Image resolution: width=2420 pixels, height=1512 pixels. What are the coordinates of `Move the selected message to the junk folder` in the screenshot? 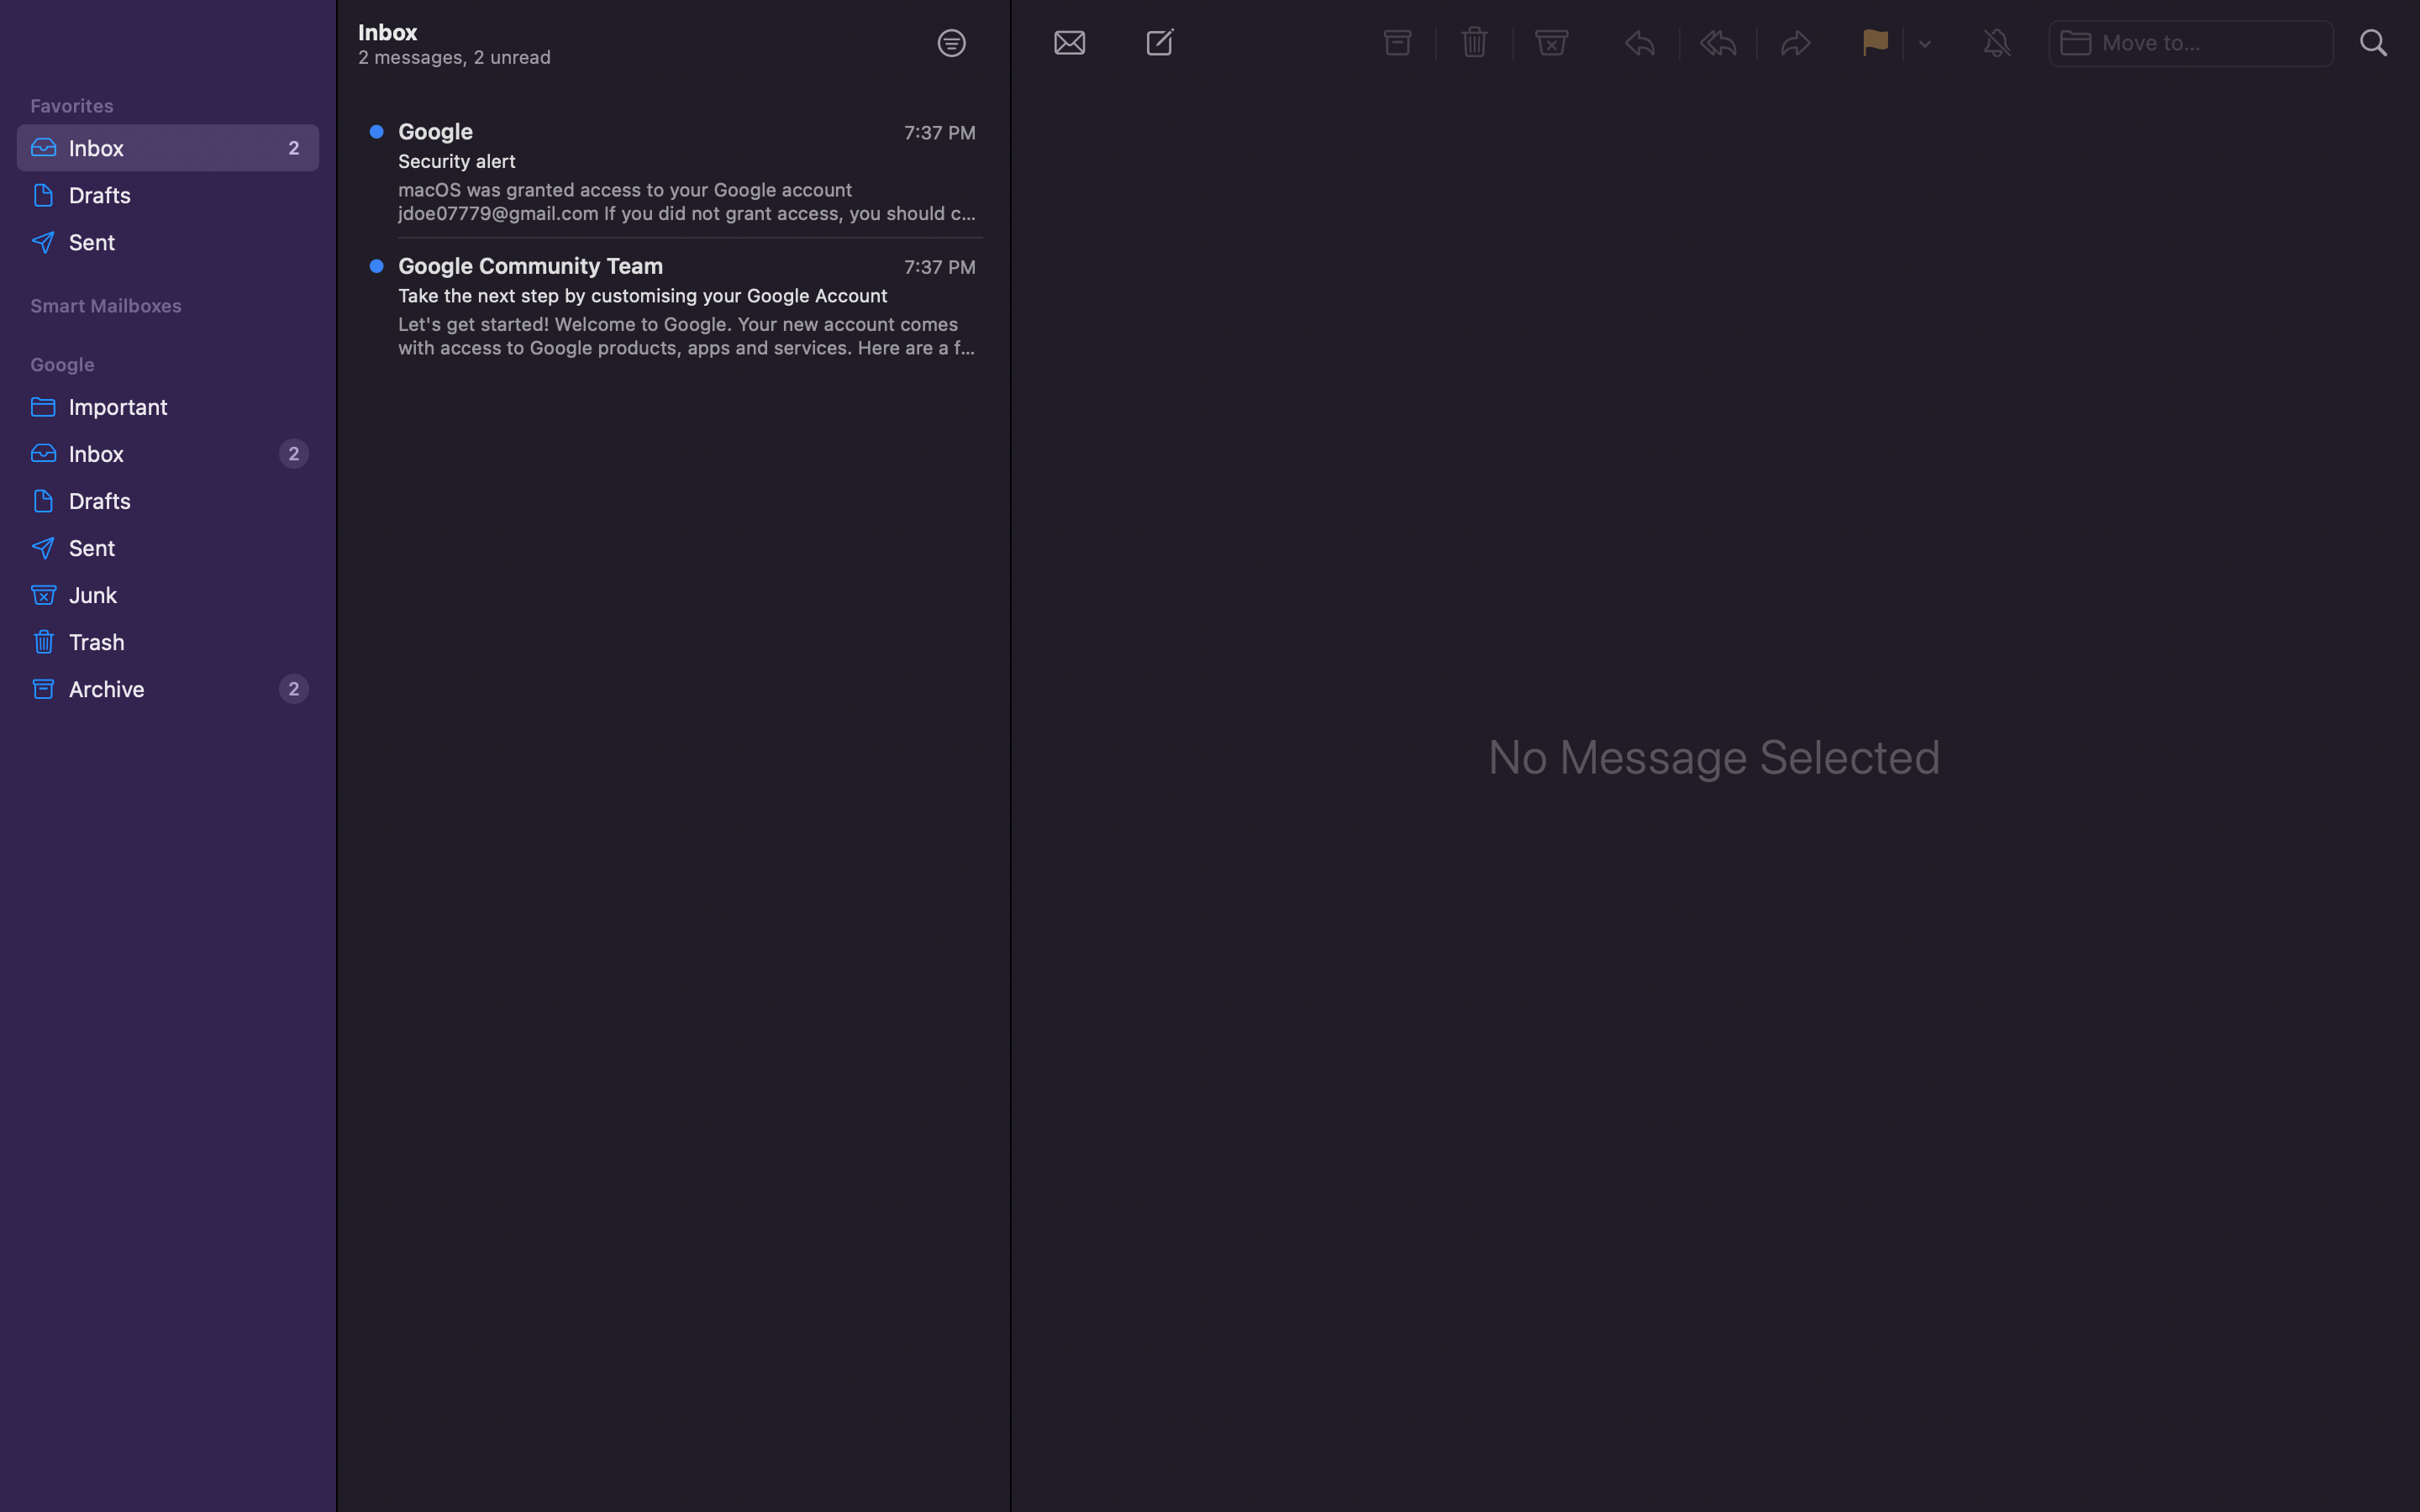 It's located at (1555, 41).